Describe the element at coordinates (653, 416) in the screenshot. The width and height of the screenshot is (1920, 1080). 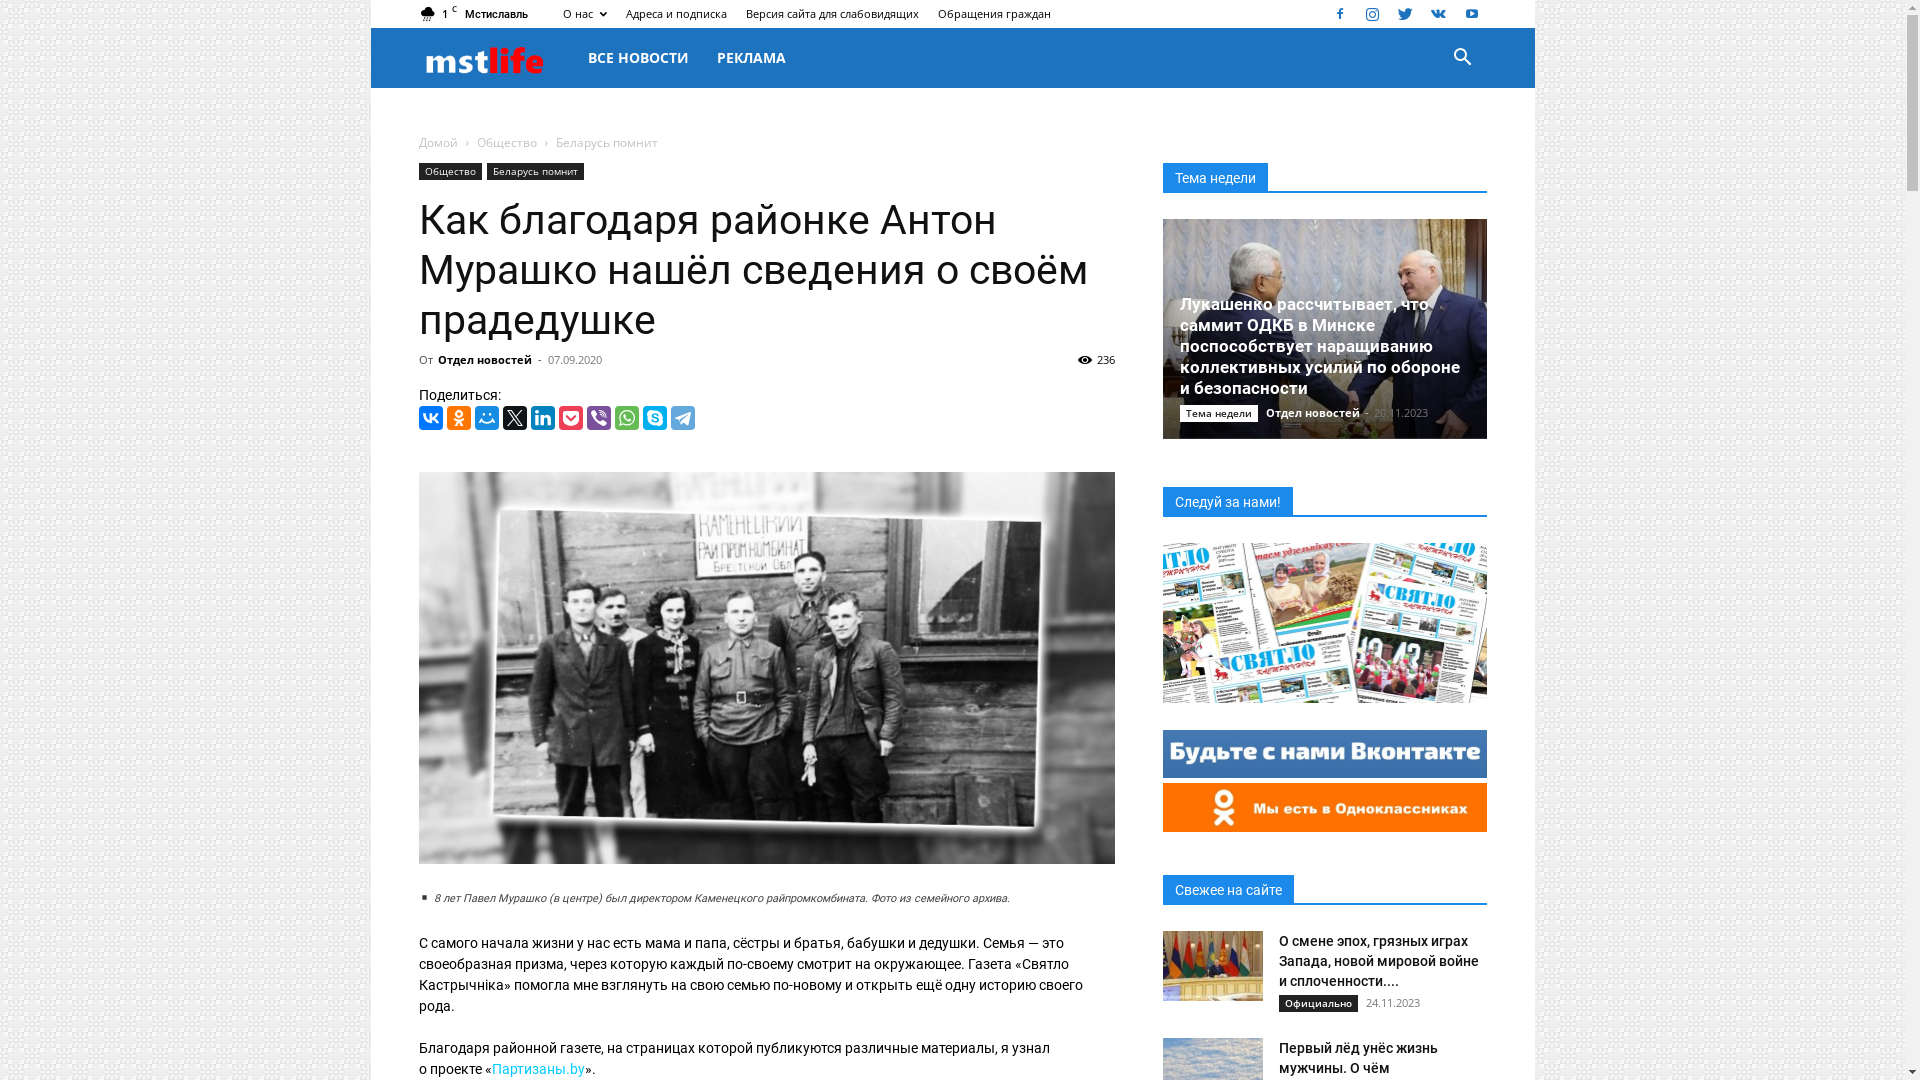
I see `'Skype'` at that location.